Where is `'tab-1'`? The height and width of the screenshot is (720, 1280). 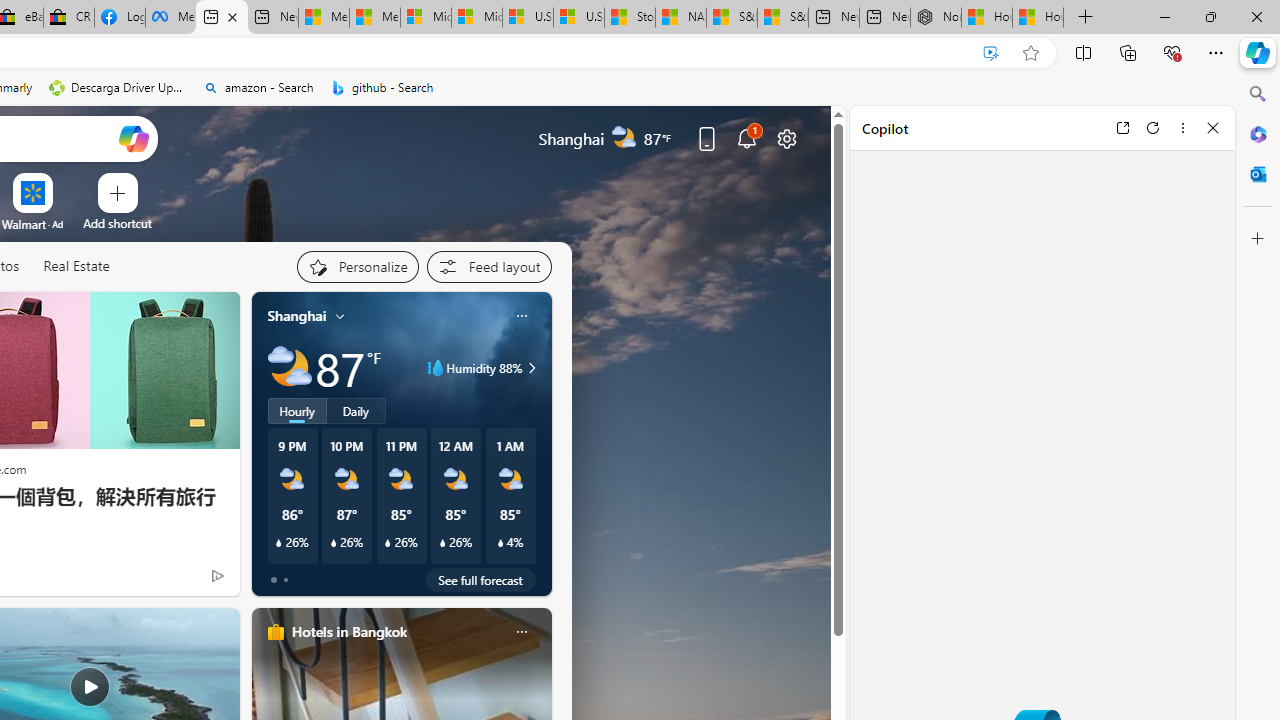 'tab-1' is located at coordinates (284, 579).